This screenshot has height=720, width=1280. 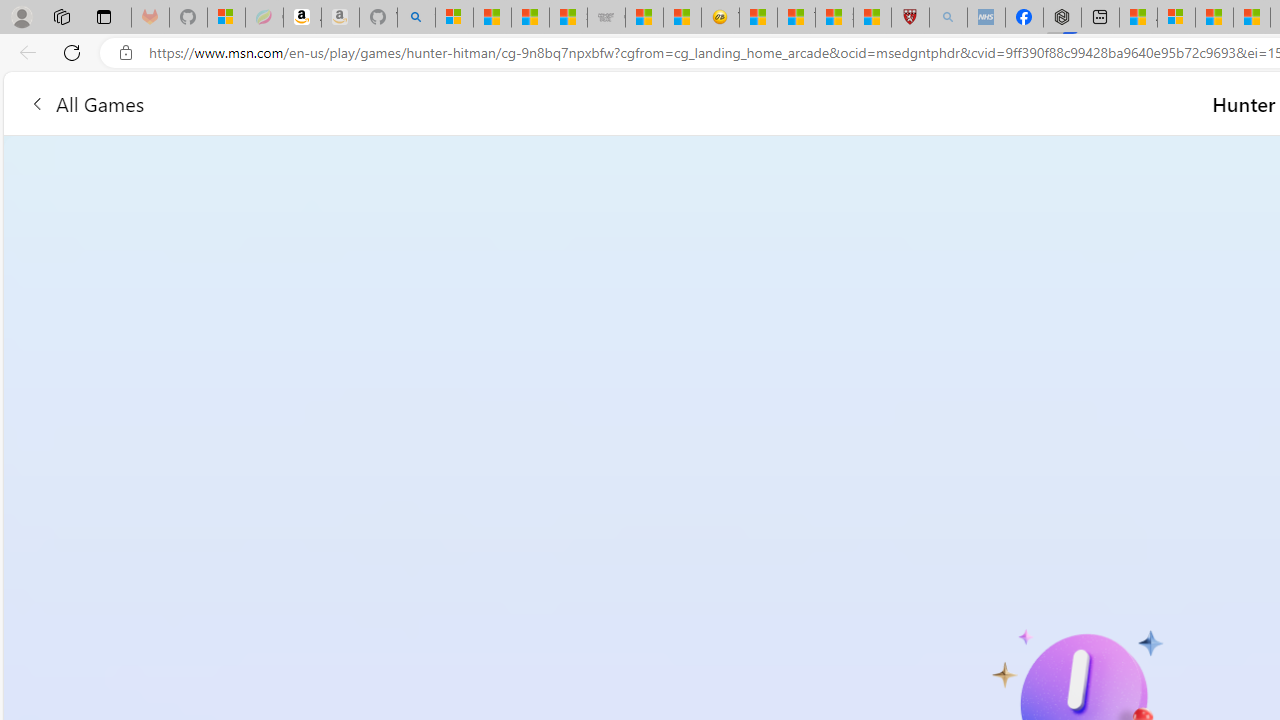 I want to click on 'Combat Siege', so click(x=605, y=17).